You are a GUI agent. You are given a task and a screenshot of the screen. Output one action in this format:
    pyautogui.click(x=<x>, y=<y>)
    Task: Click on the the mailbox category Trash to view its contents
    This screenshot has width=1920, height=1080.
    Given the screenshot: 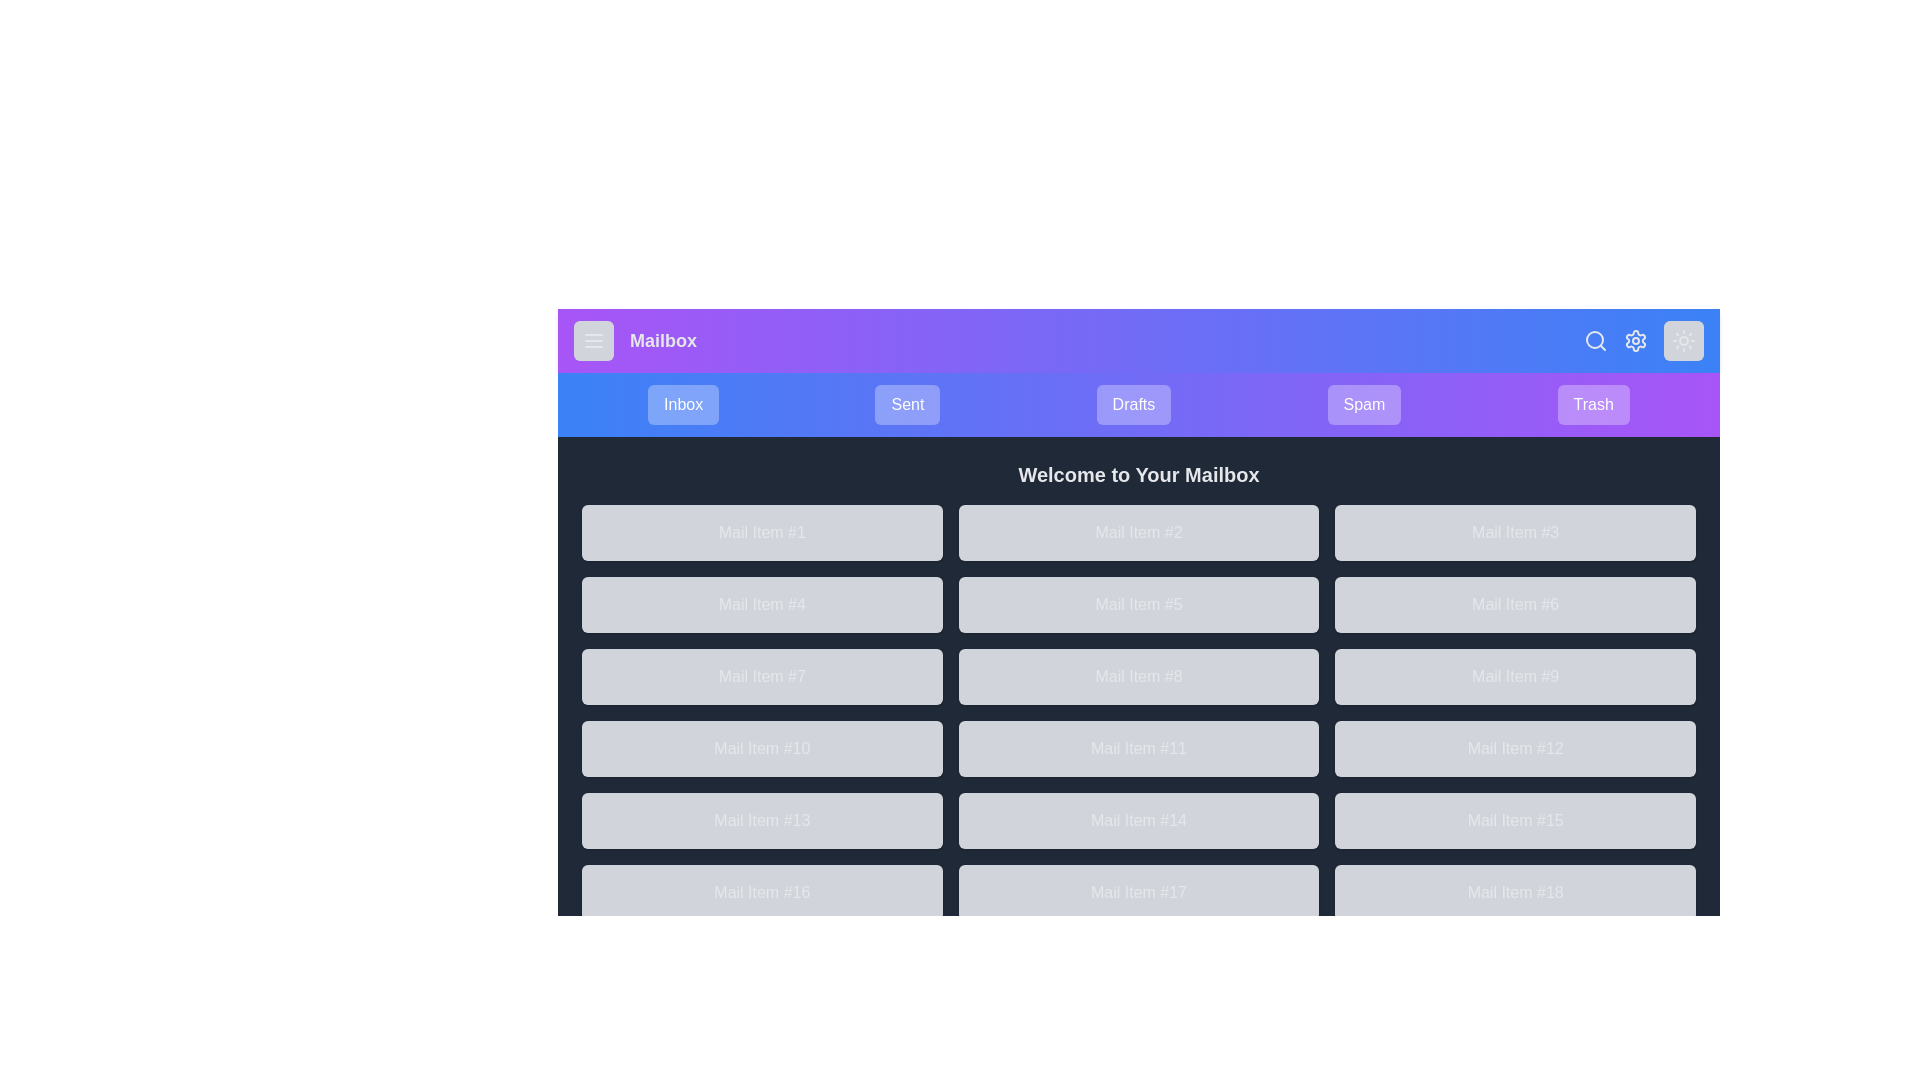 What is the action you would take?
    pyautogui.click(x=1592, y=405)
    